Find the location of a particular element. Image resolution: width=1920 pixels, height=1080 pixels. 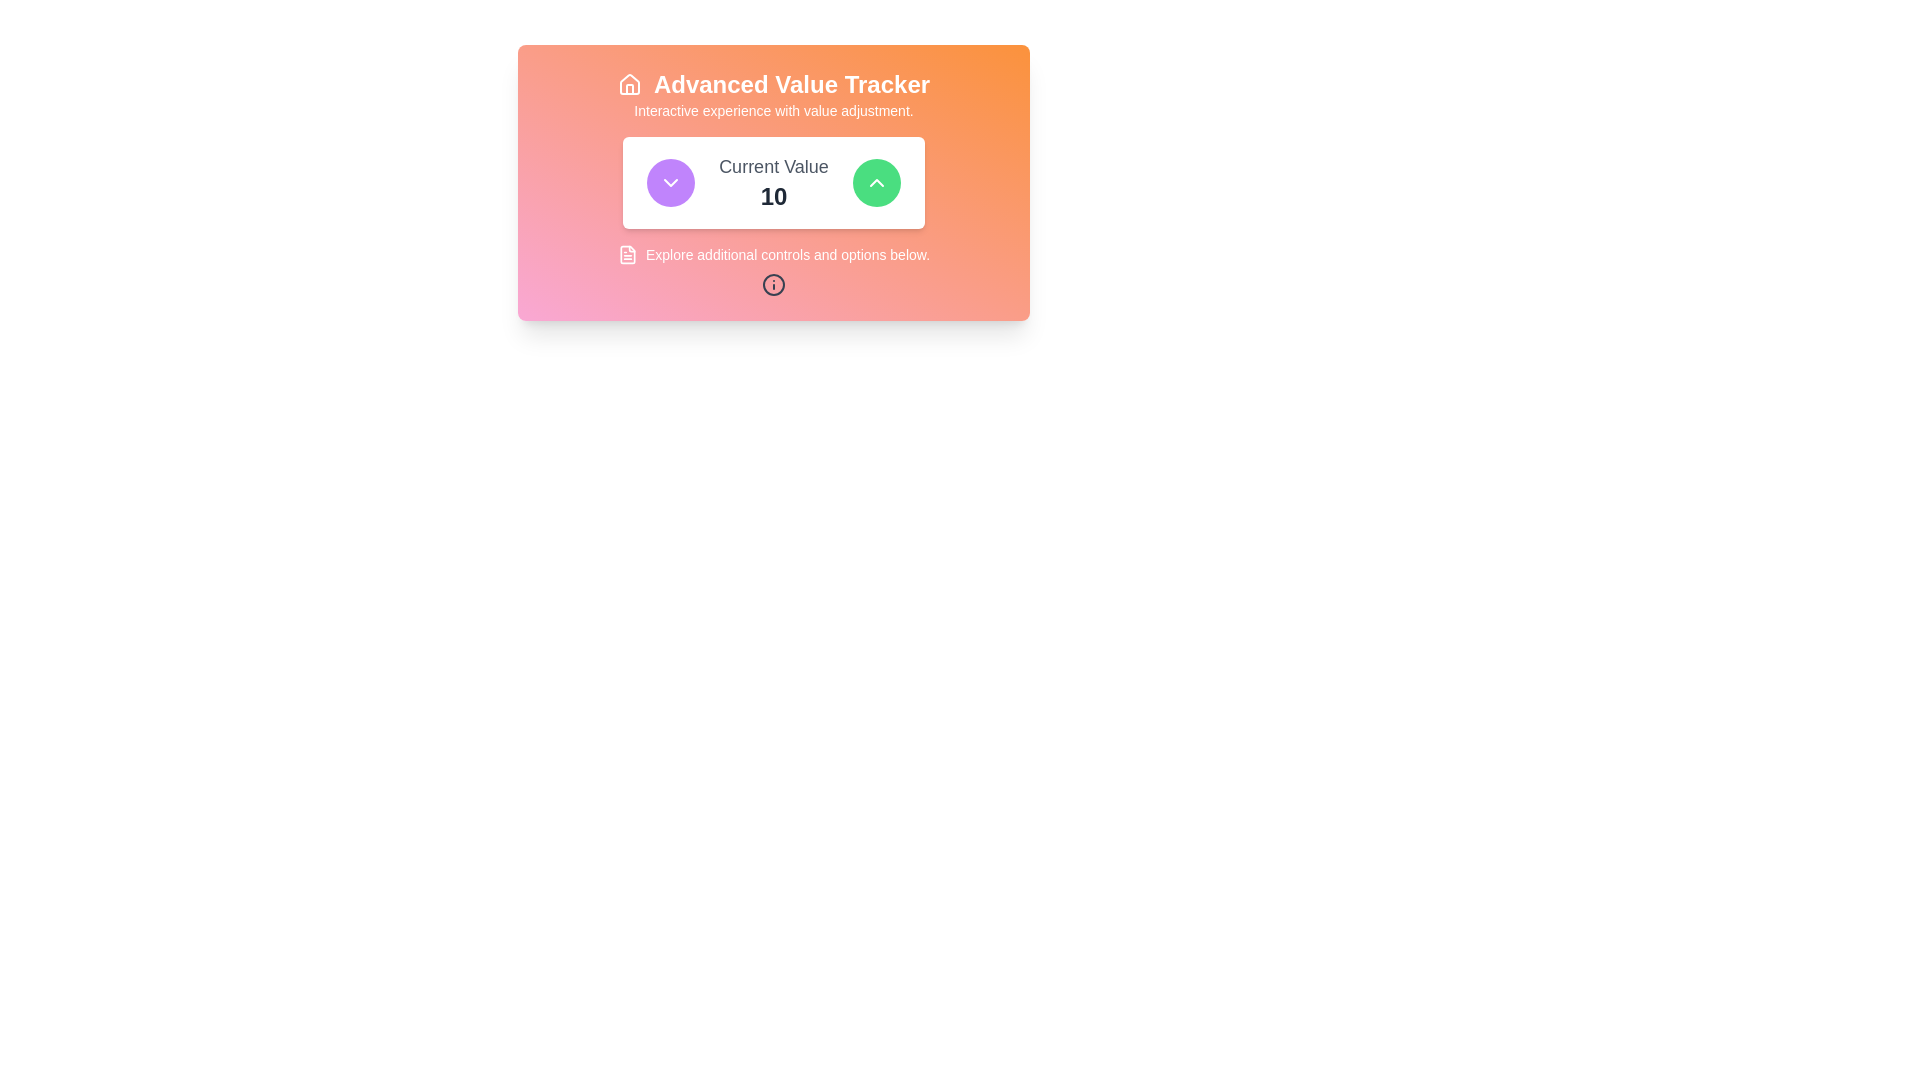

the graphic icon representing files or documents located below the 'Advanced Value Tracker' title and above the text 'Explore additional controls and options below.' is located at coordinates (627, 253).